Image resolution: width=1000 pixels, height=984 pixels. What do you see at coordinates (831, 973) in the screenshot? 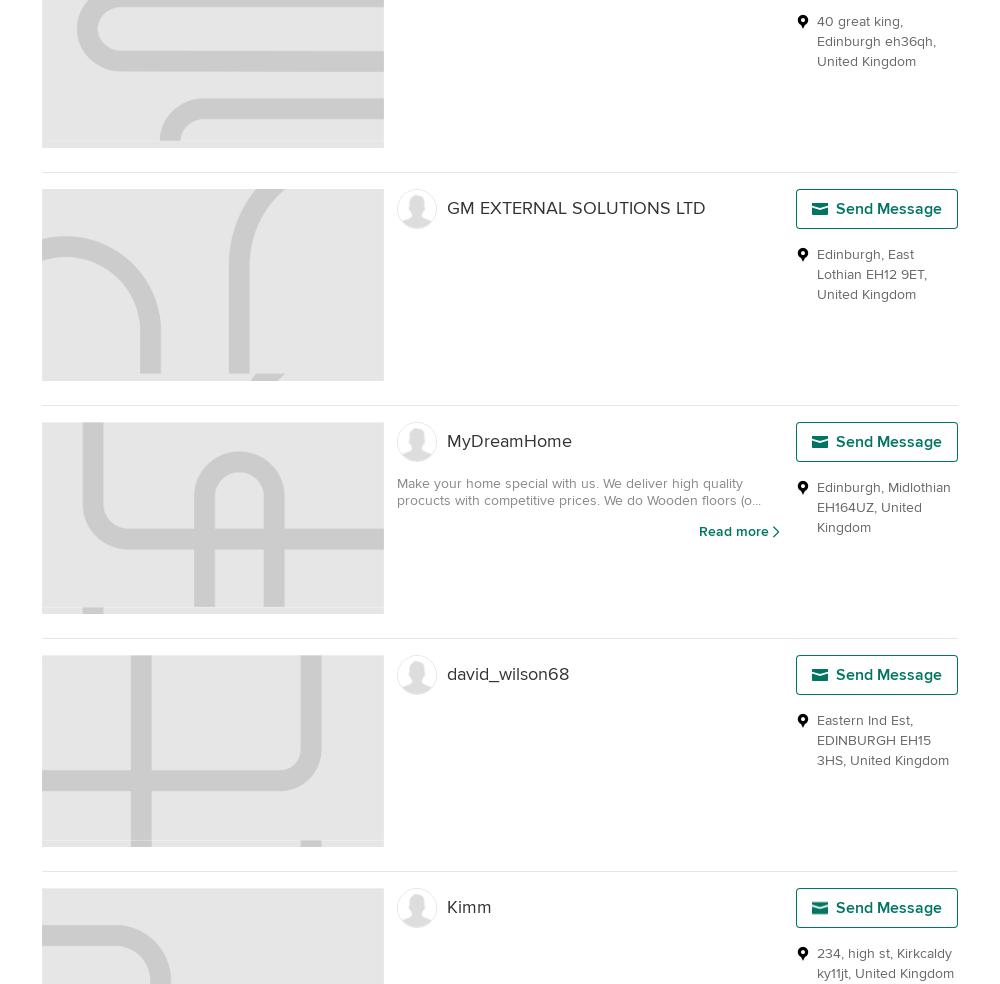
I see `'ky11jt'` at bounding box center [831, 973].